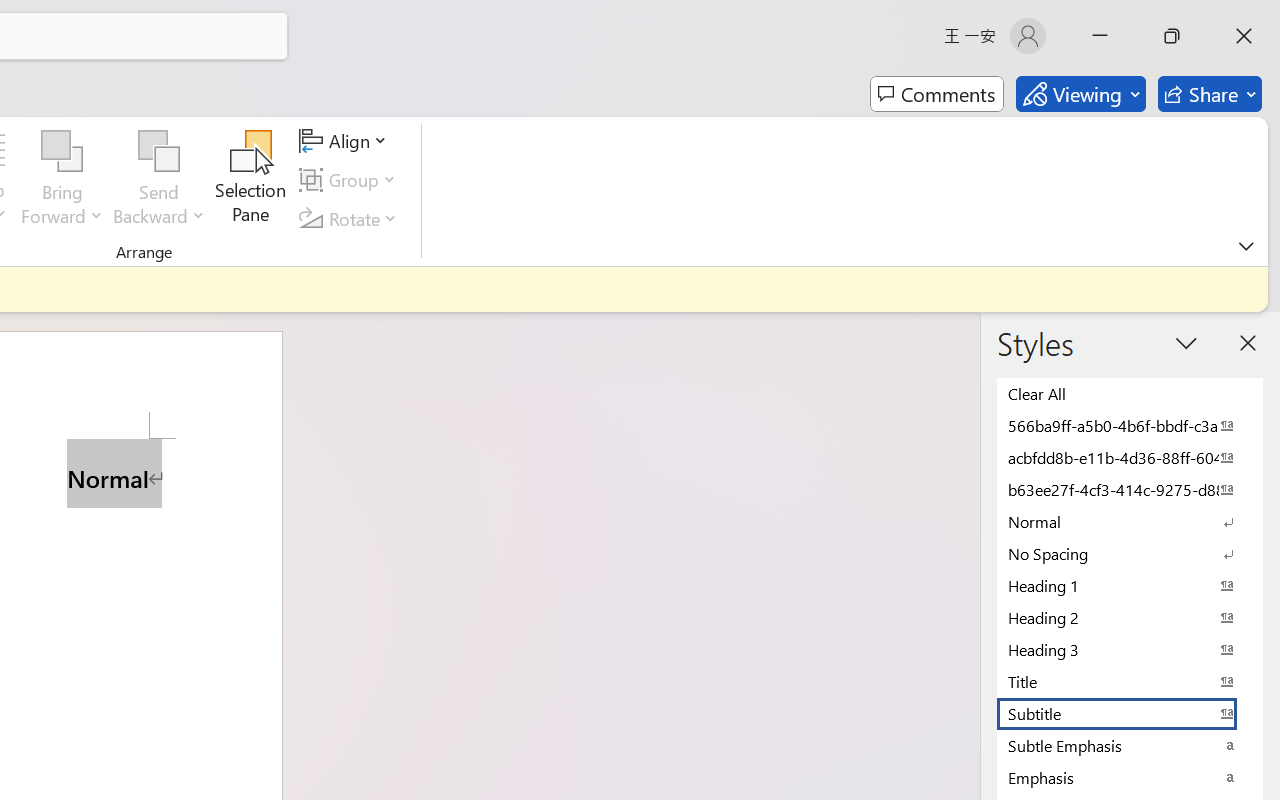  What do you see at coordinates (1079, 94) in the screenshot?
I see `'Mode'` at bounding box center [1079, 94].